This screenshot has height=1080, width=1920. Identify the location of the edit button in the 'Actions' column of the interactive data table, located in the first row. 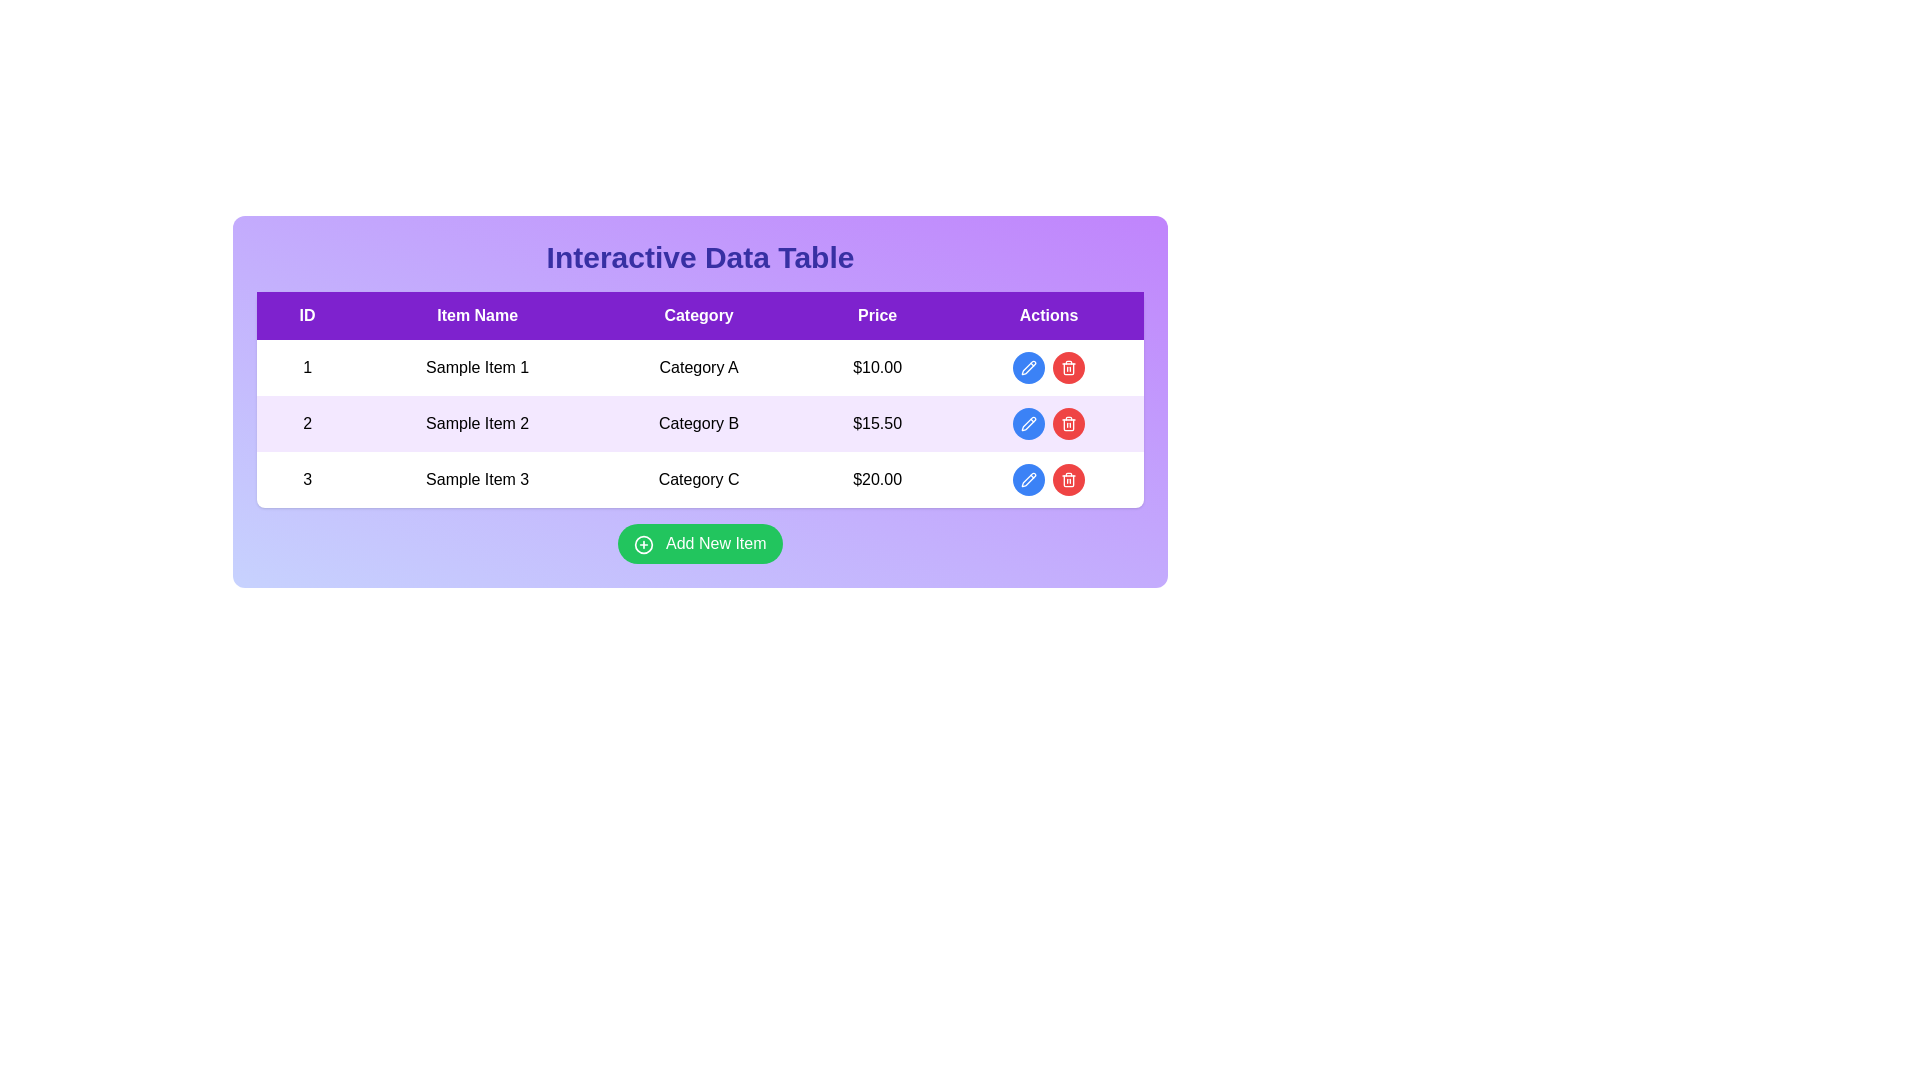
(1029, 367).